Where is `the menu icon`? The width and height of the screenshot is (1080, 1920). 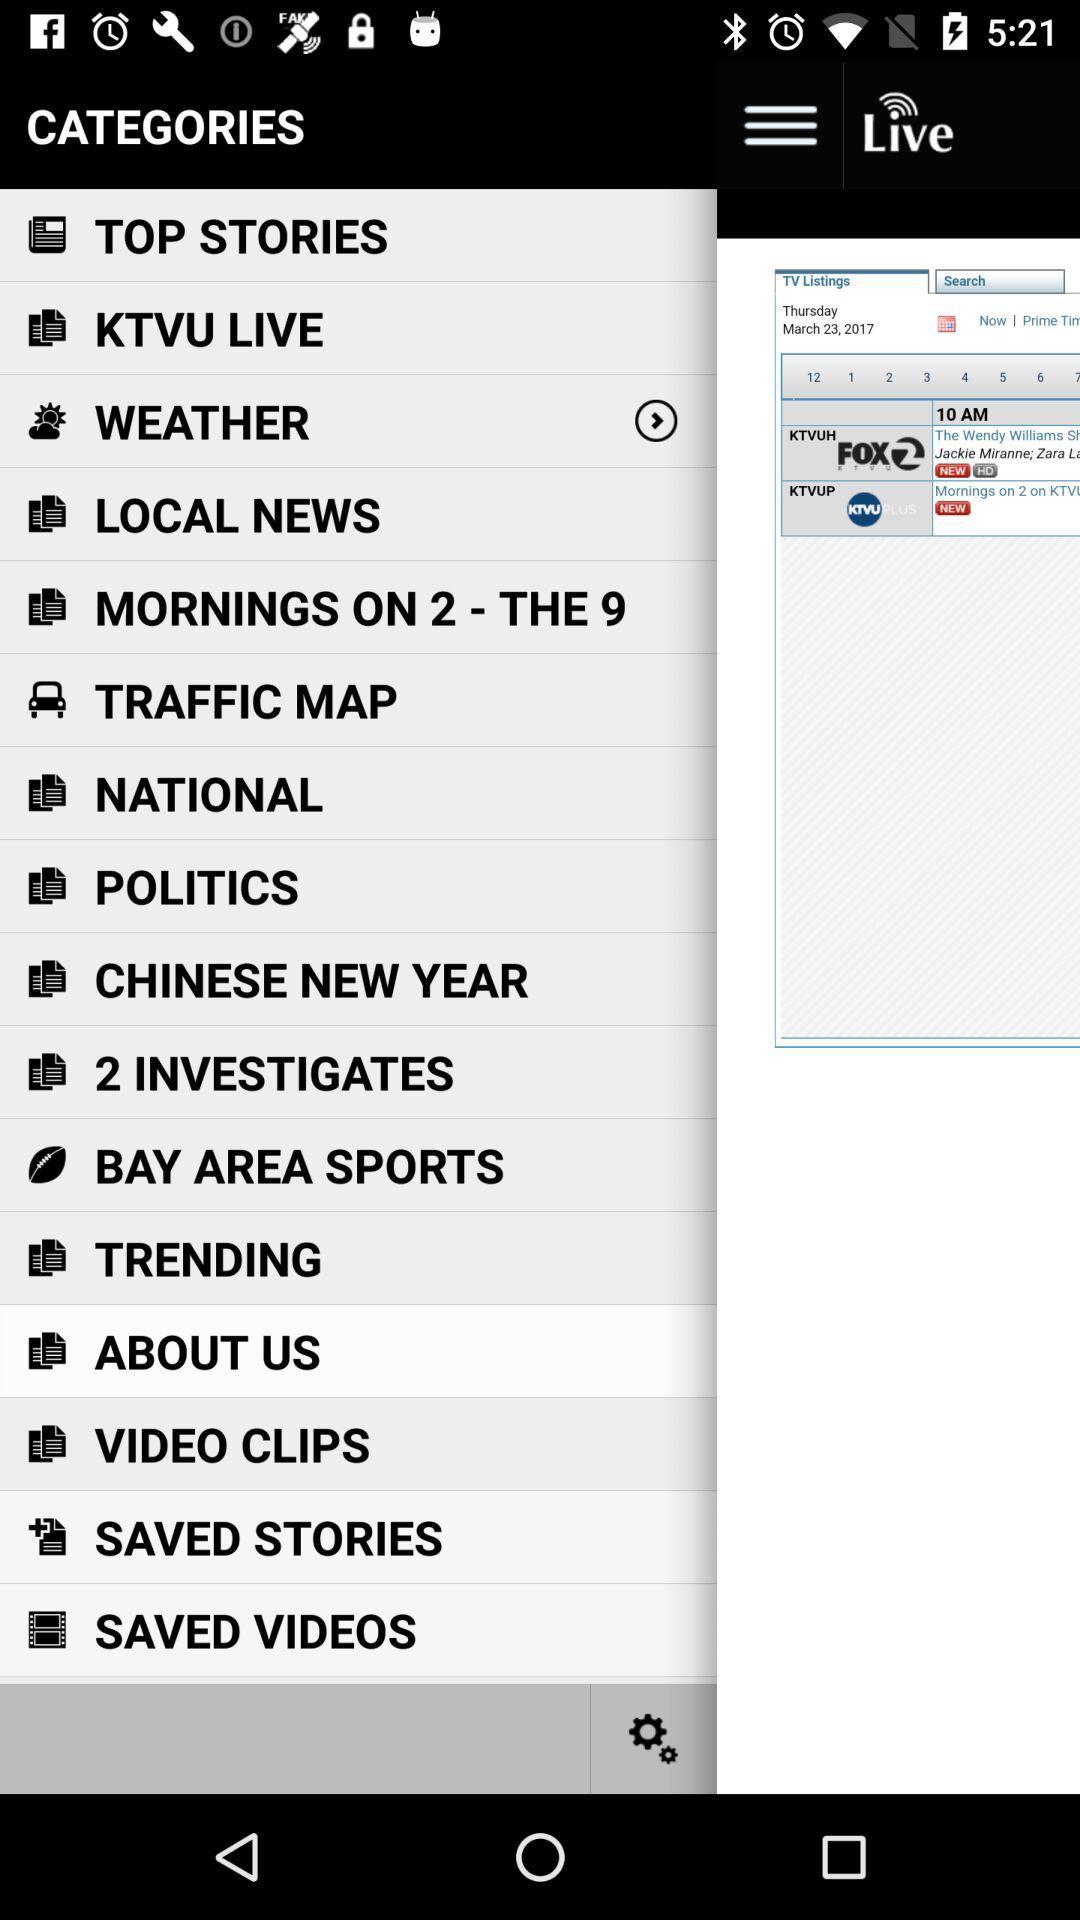
the menu icon is located at coordinates (778, 124).